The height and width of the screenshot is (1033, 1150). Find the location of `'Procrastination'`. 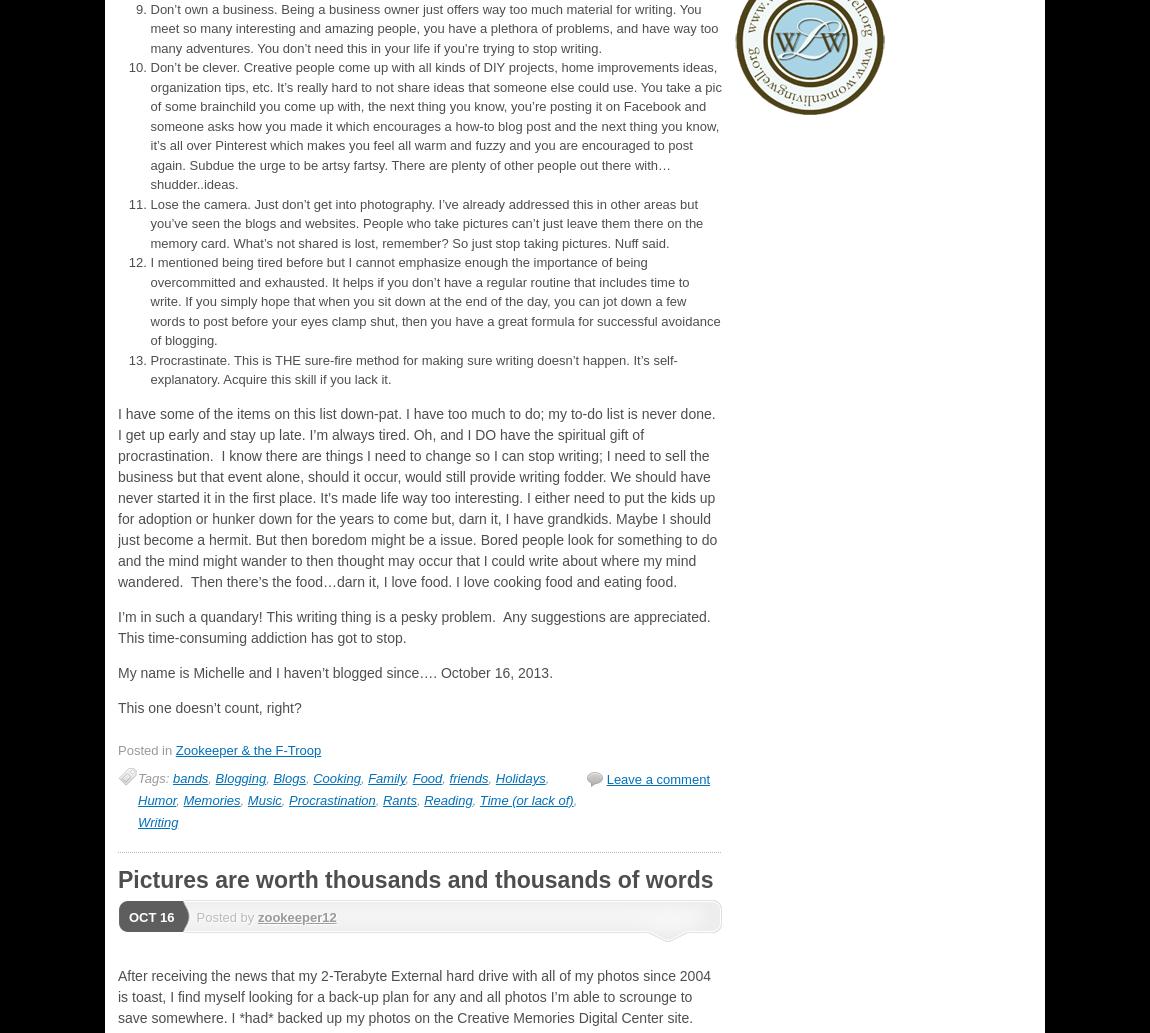

'Procrastination' is located at coordinates (288, 800).